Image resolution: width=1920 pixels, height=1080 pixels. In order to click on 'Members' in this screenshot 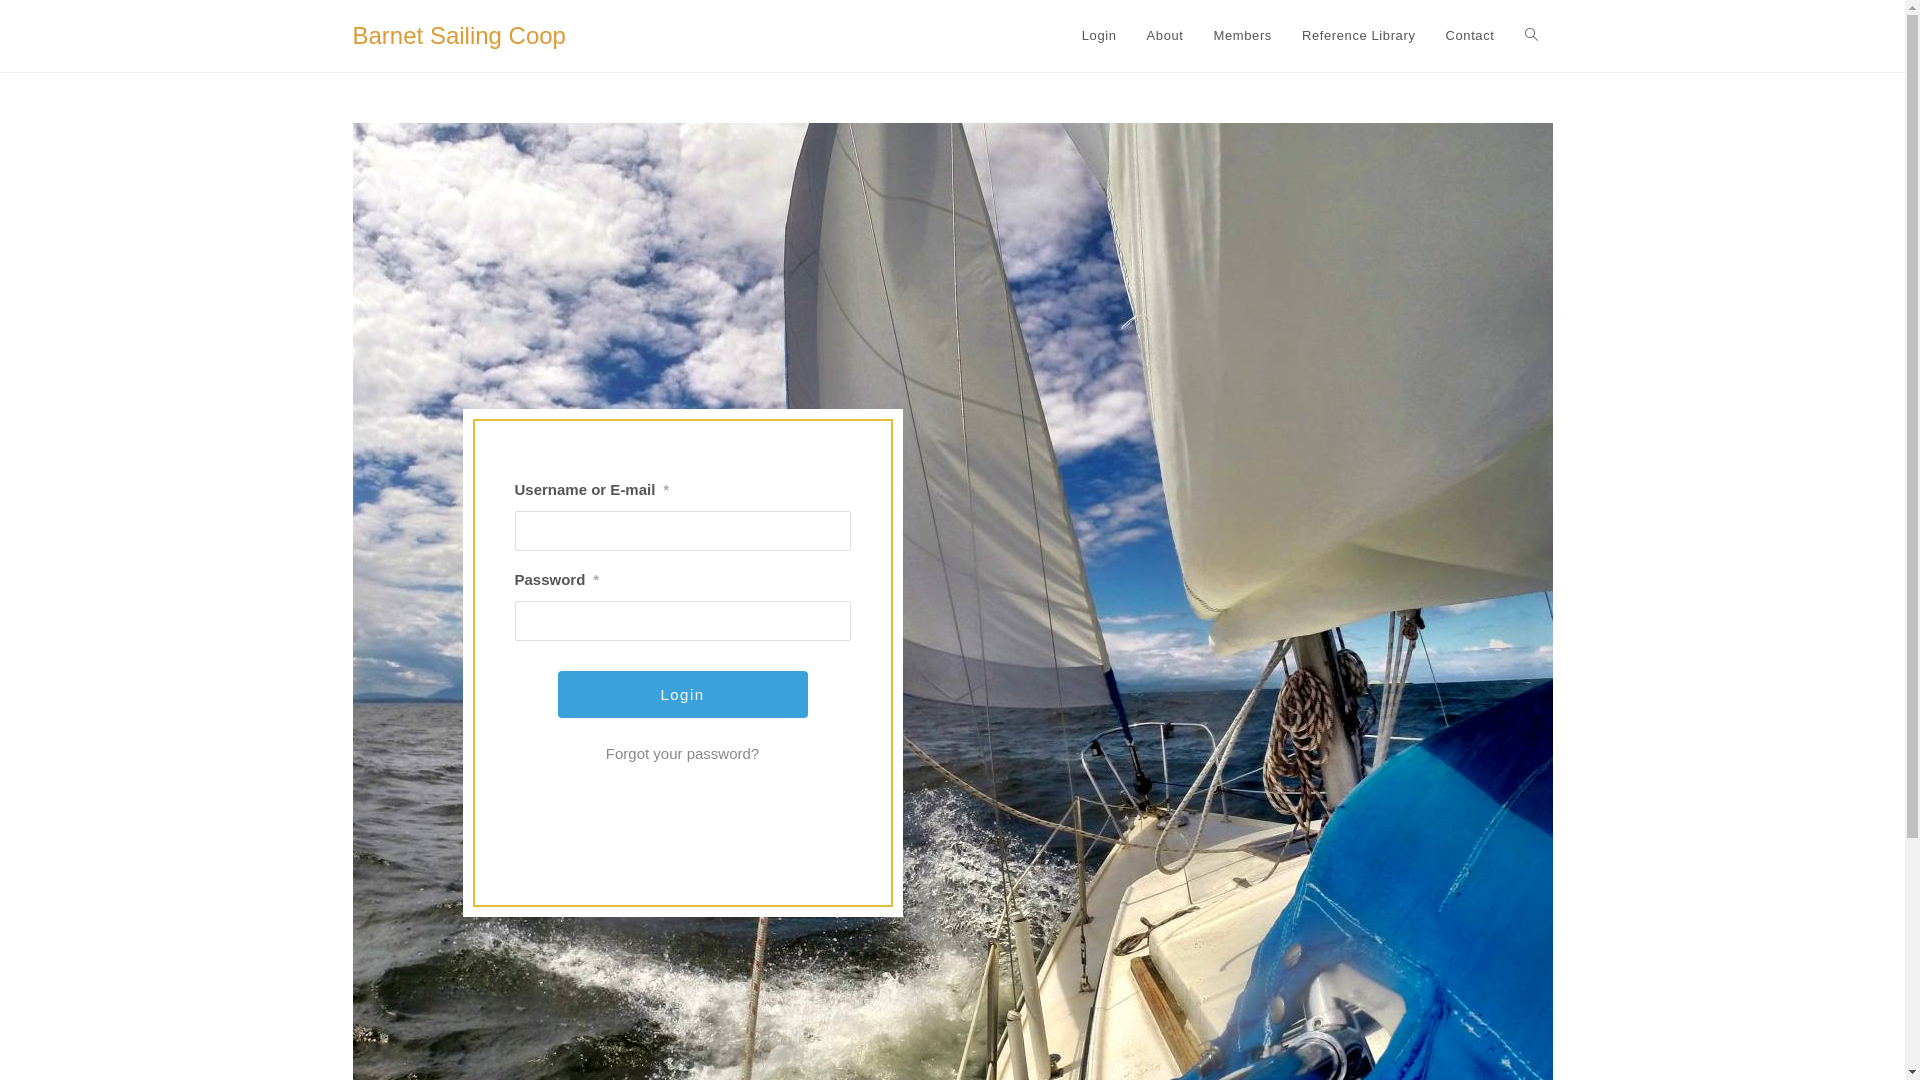, I will do `click(1242, 35)`.